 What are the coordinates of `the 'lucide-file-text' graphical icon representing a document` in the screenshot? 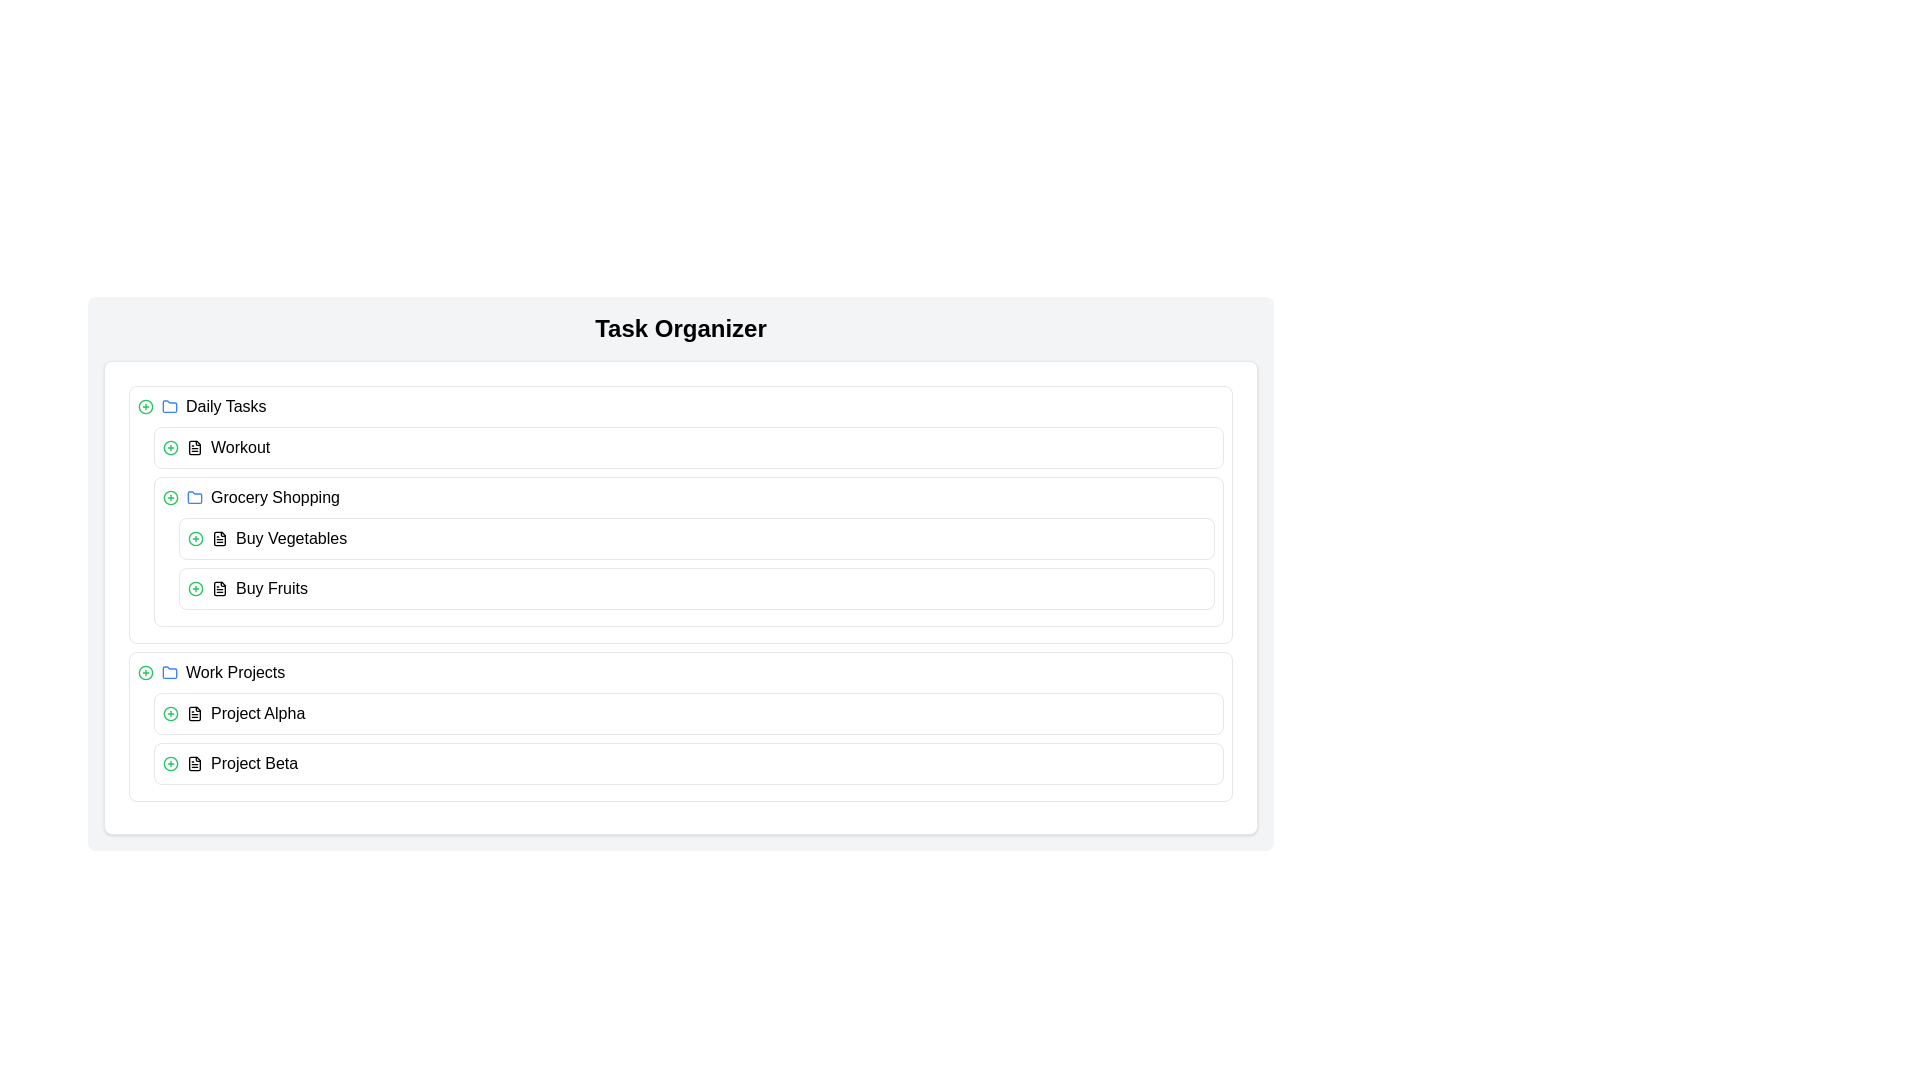 It's located at (195, 446).